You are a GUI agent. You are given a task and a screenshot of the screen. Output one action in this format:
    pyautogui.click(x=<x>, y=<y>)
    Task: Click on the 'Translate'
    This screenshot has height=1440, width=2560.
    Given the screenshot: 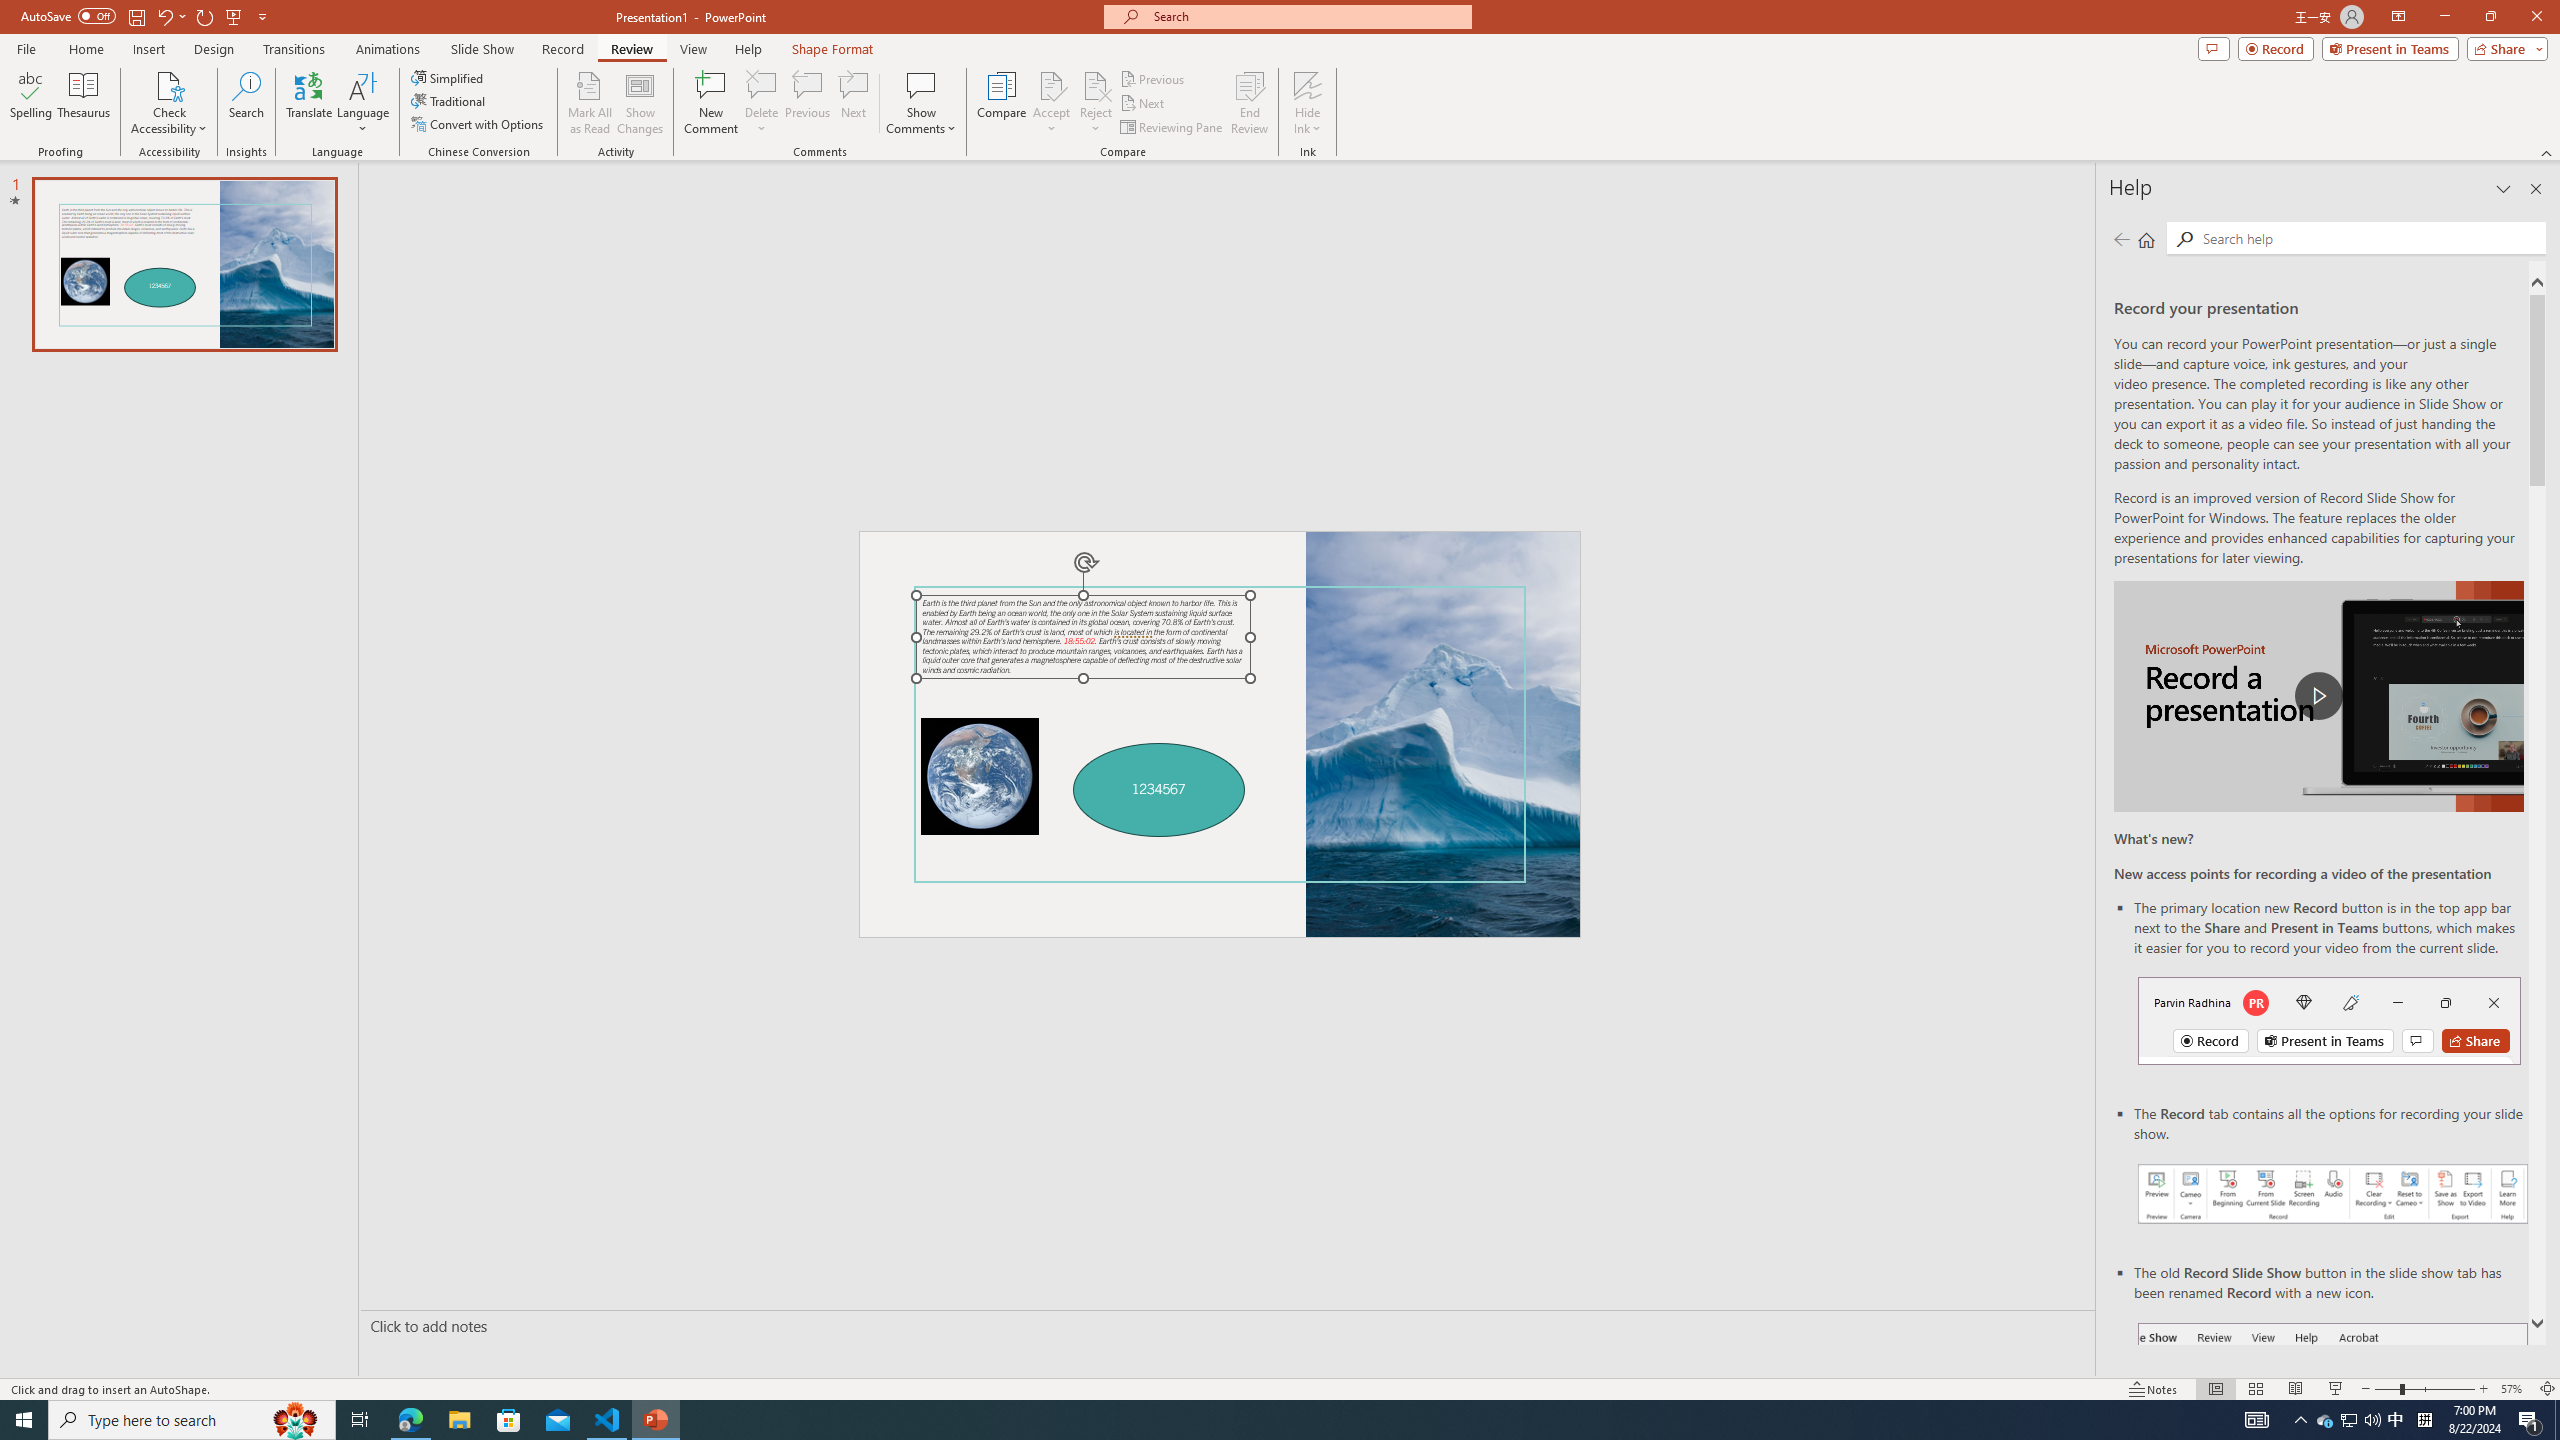 What is the action you would take?
    pyautogui.click(x=309, y=103)
    